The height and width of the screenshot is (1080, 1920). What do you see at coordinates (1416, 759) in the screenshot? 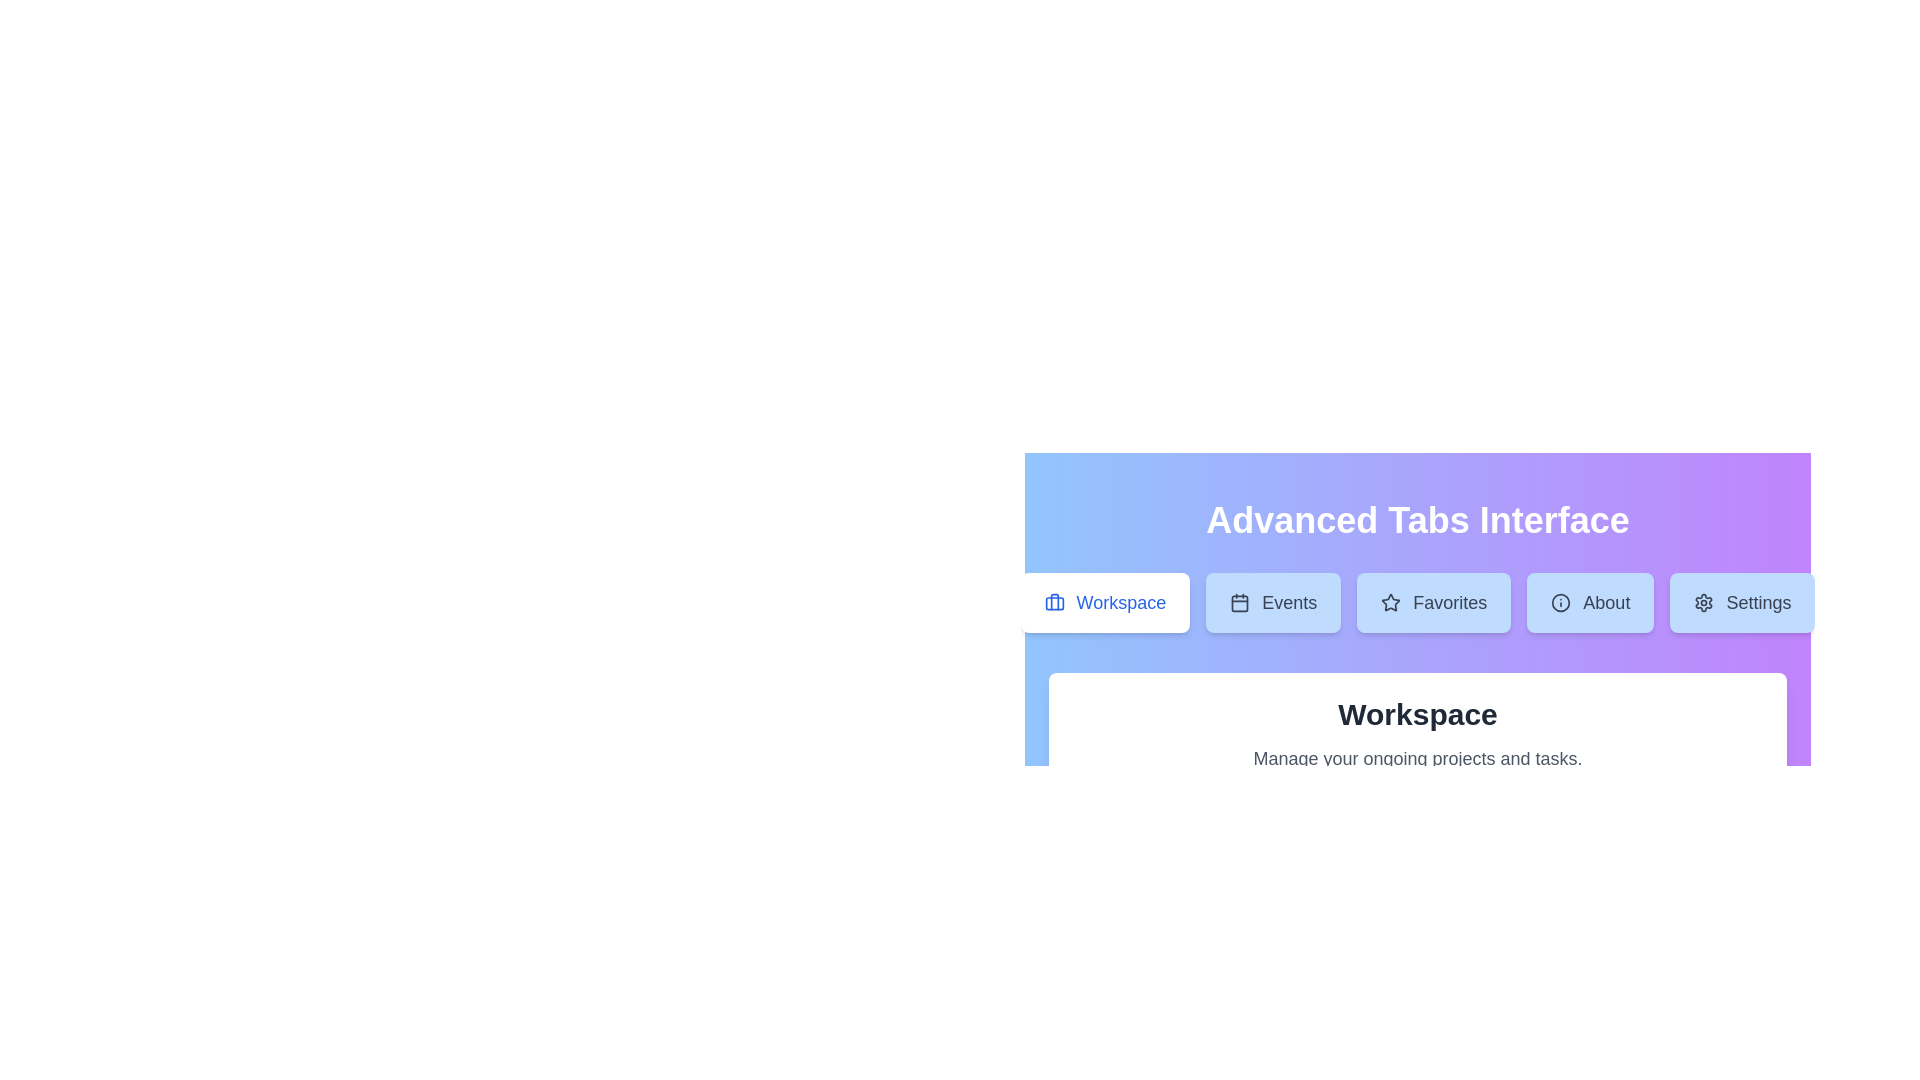
I see `the text label that reads 'Manage your ongoing projects and tasks.' which is styled in lightweight gray and positioned beneath the heading 'Workspace'` at bounding box center [1416, 759].